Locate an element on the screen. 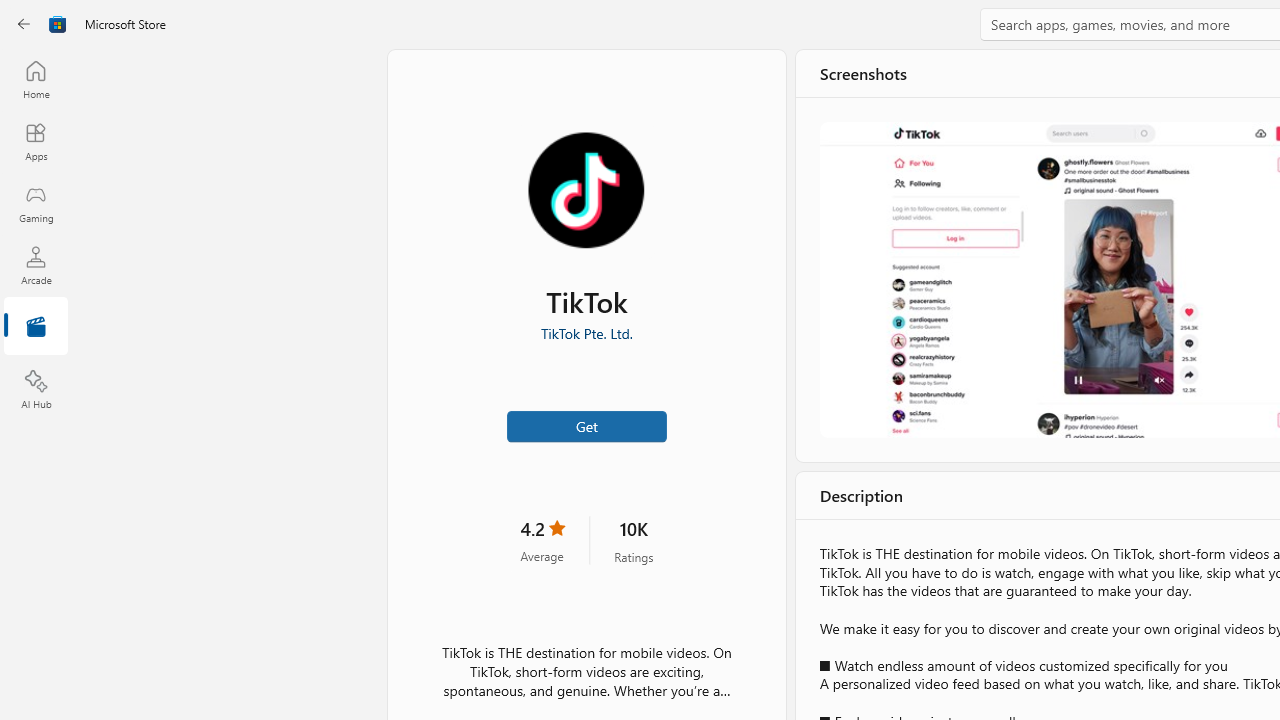 Image resolution: width=1280 pixels, height=720 pixels. 'Gaming' is located at coordinates (35, 203).